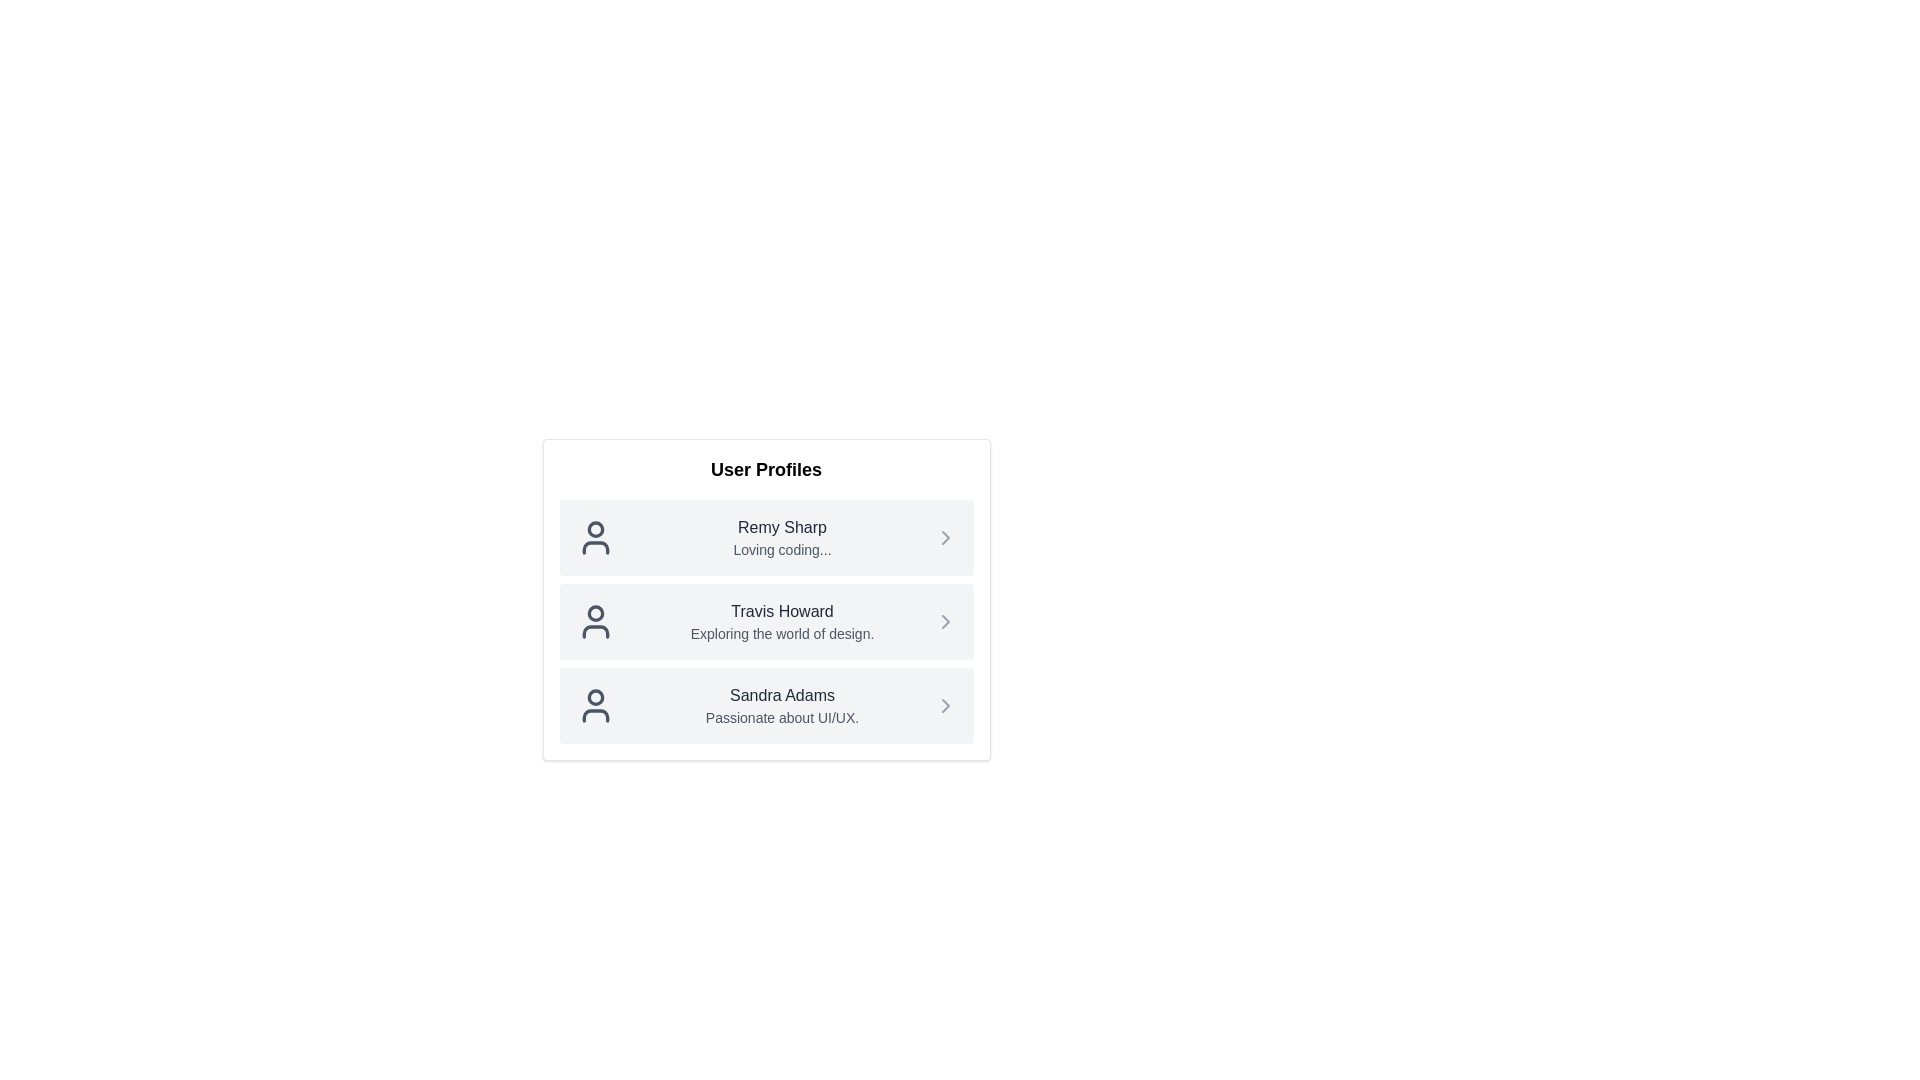 The width and height of the screenshot is (1920, 1080). Describe the element at coordinates (781, 611) in the screenshot. I see `the text label displaying 'Travis Howard', which is the primary heading of the second user profile in a vertical list of three profiles` at that location.